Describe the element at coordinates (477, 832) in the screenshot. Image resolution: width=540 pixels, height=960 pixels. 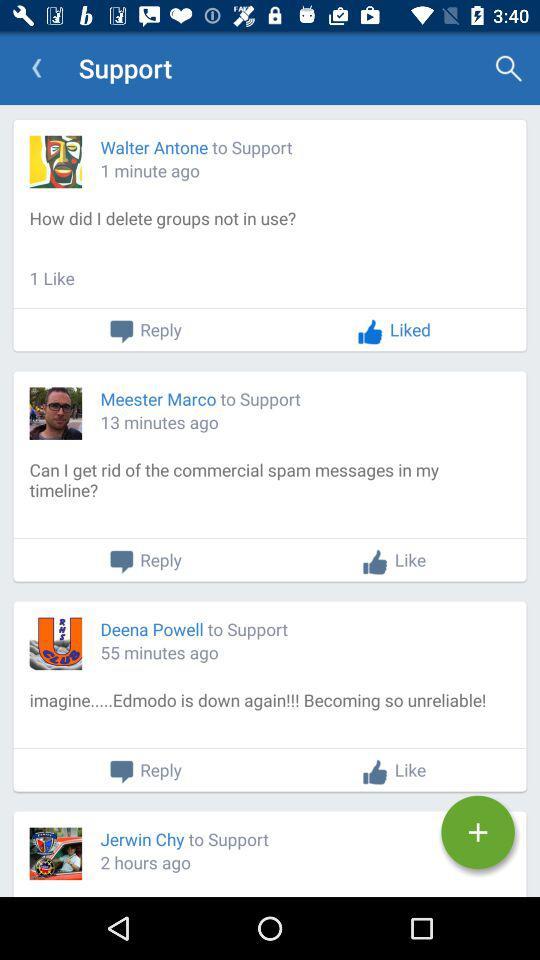
I see `the add option to the left of the text jerwin chy to support` at that location.